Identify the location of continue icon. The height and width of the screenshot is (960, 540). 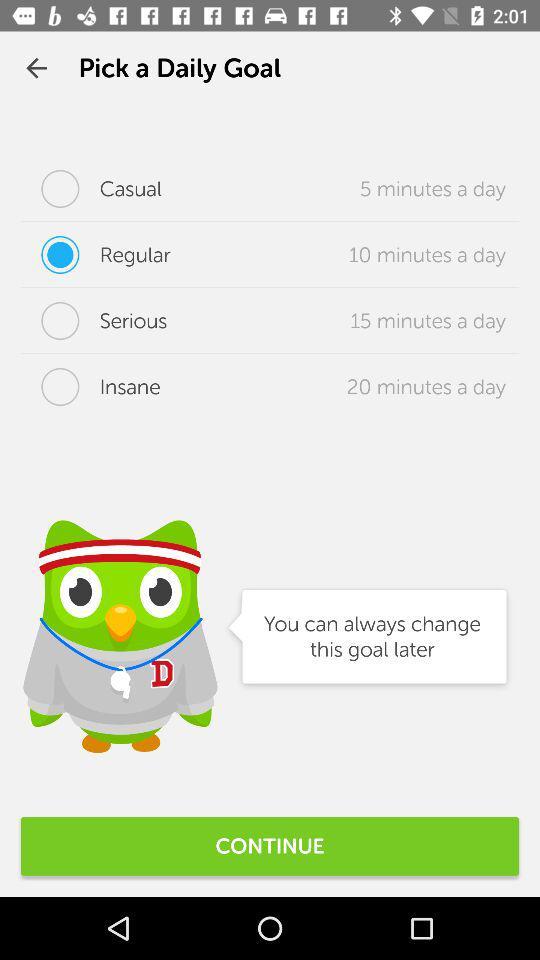
(270, 845).